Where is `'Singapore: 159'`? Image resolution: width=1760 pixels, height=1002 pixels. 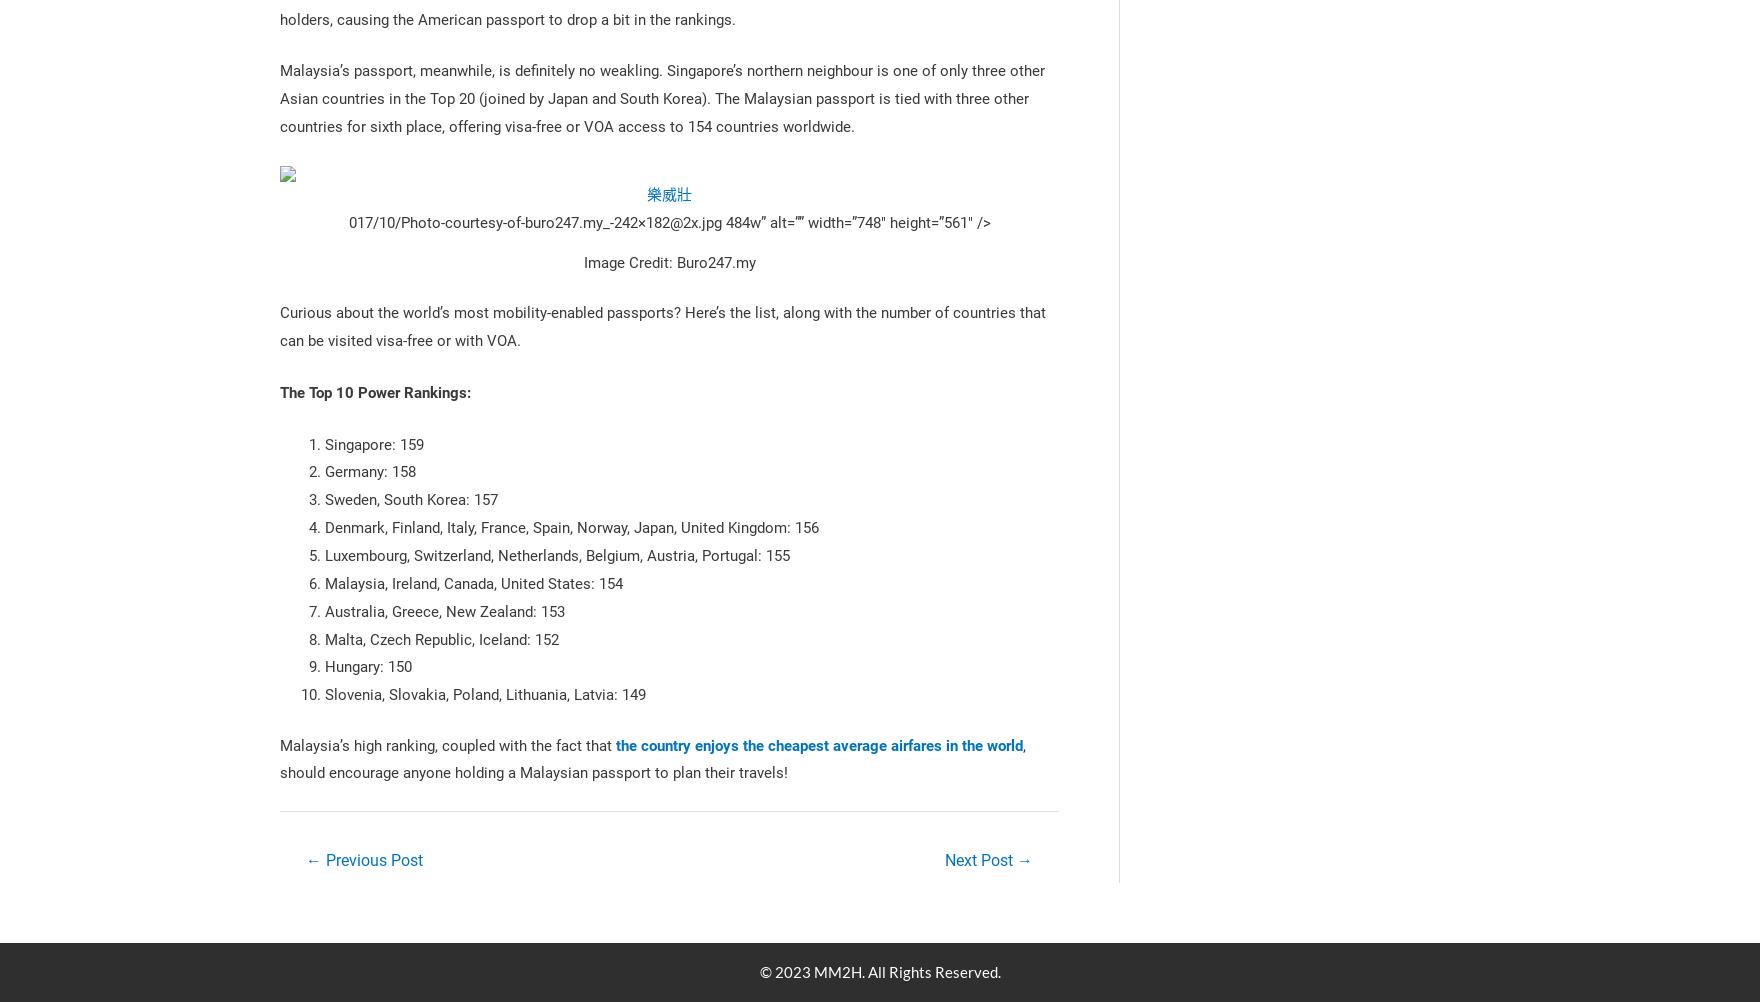 'Singapore: 159' is located at coordinates (373, 442).